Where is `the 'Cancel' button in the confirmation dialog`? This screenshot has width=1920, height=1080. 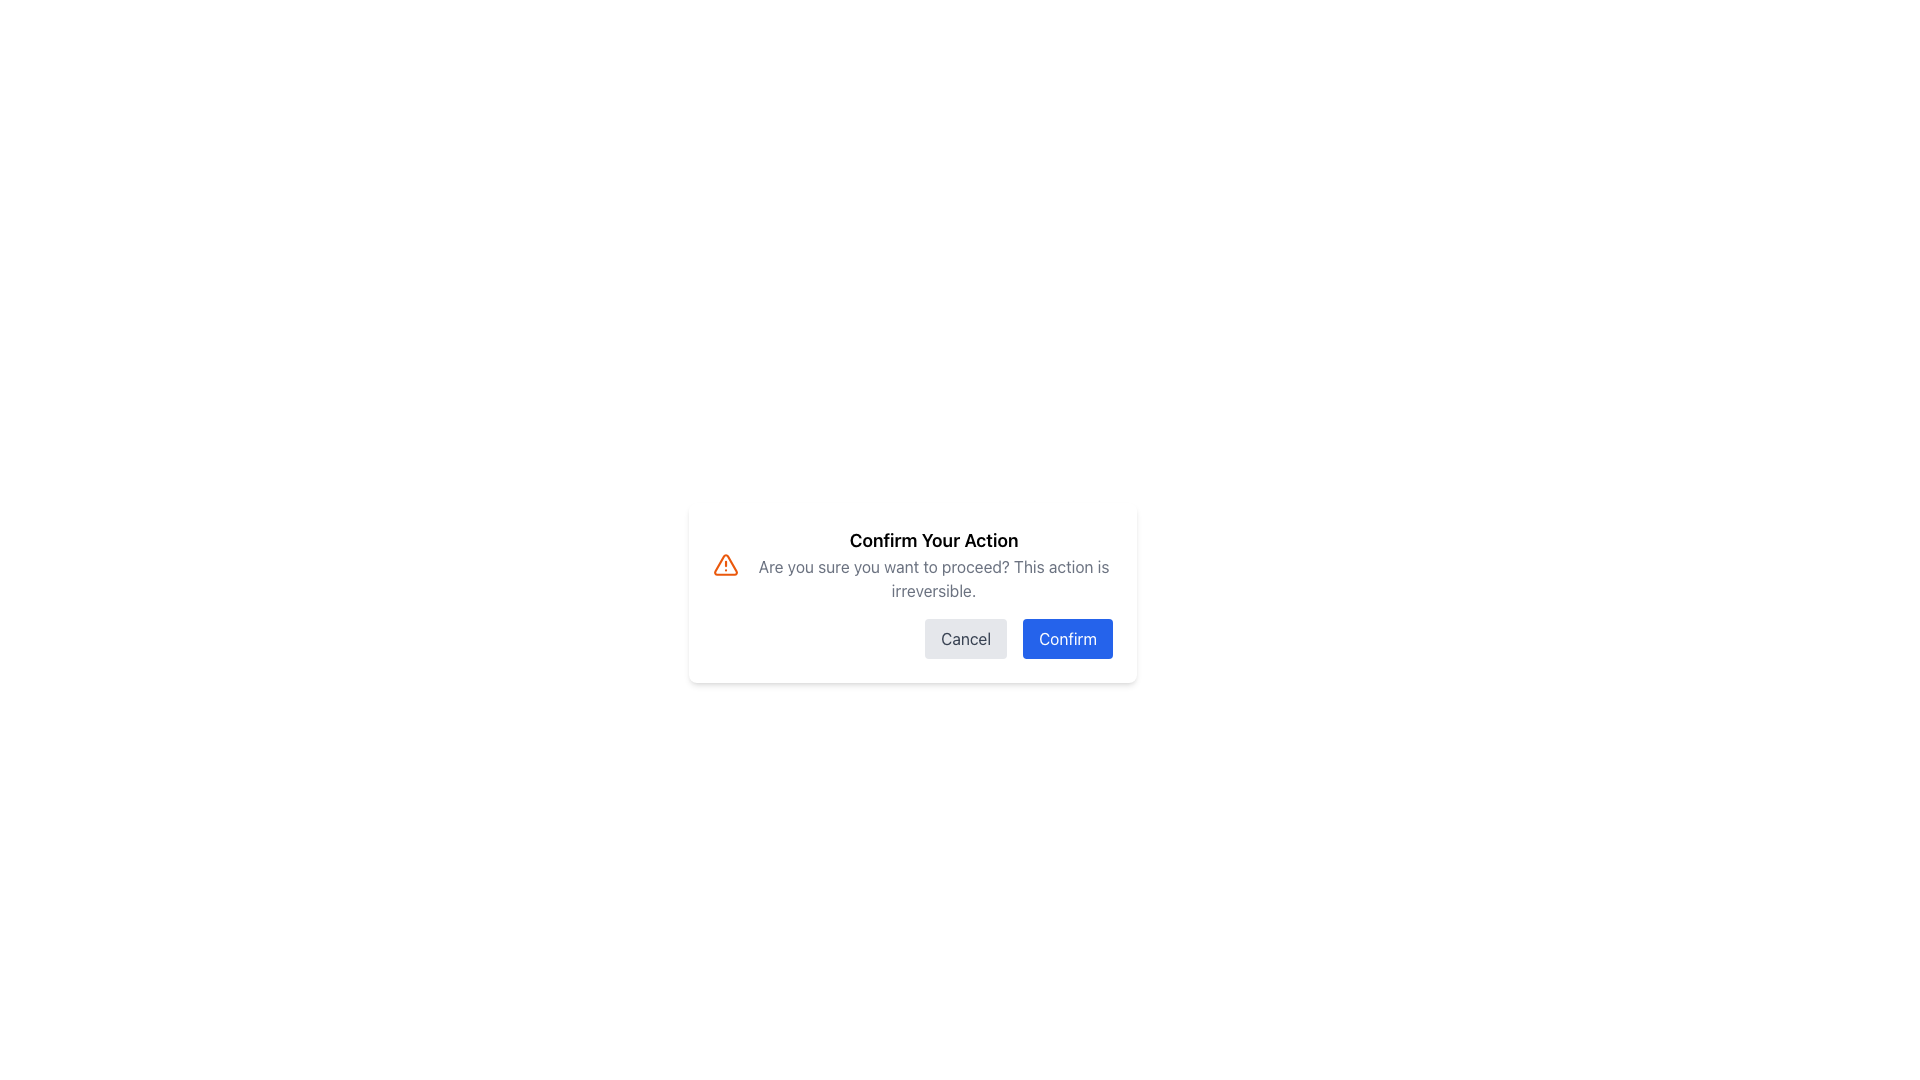 the 'Cancel' button in the confirmation dialog is located at coordinates (966, 639).